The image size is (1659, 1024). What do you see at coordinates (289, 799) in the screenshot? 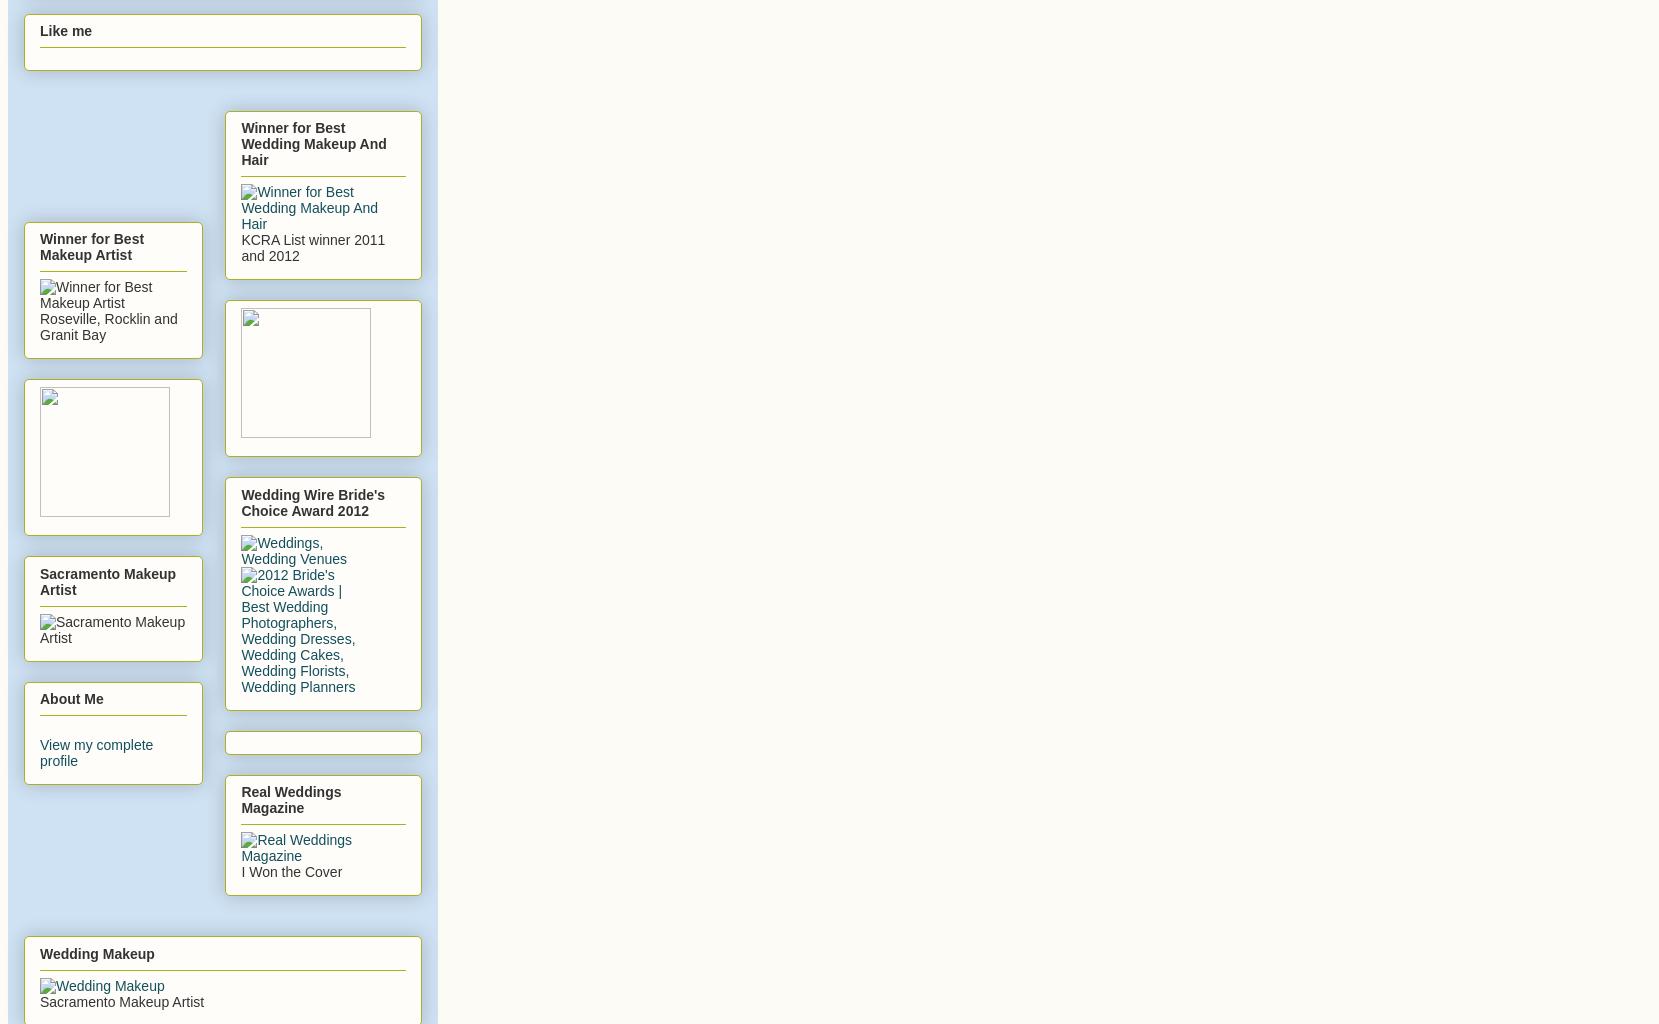
I see `'Real Weddings Magazine'` at bounding box center [289, 799].